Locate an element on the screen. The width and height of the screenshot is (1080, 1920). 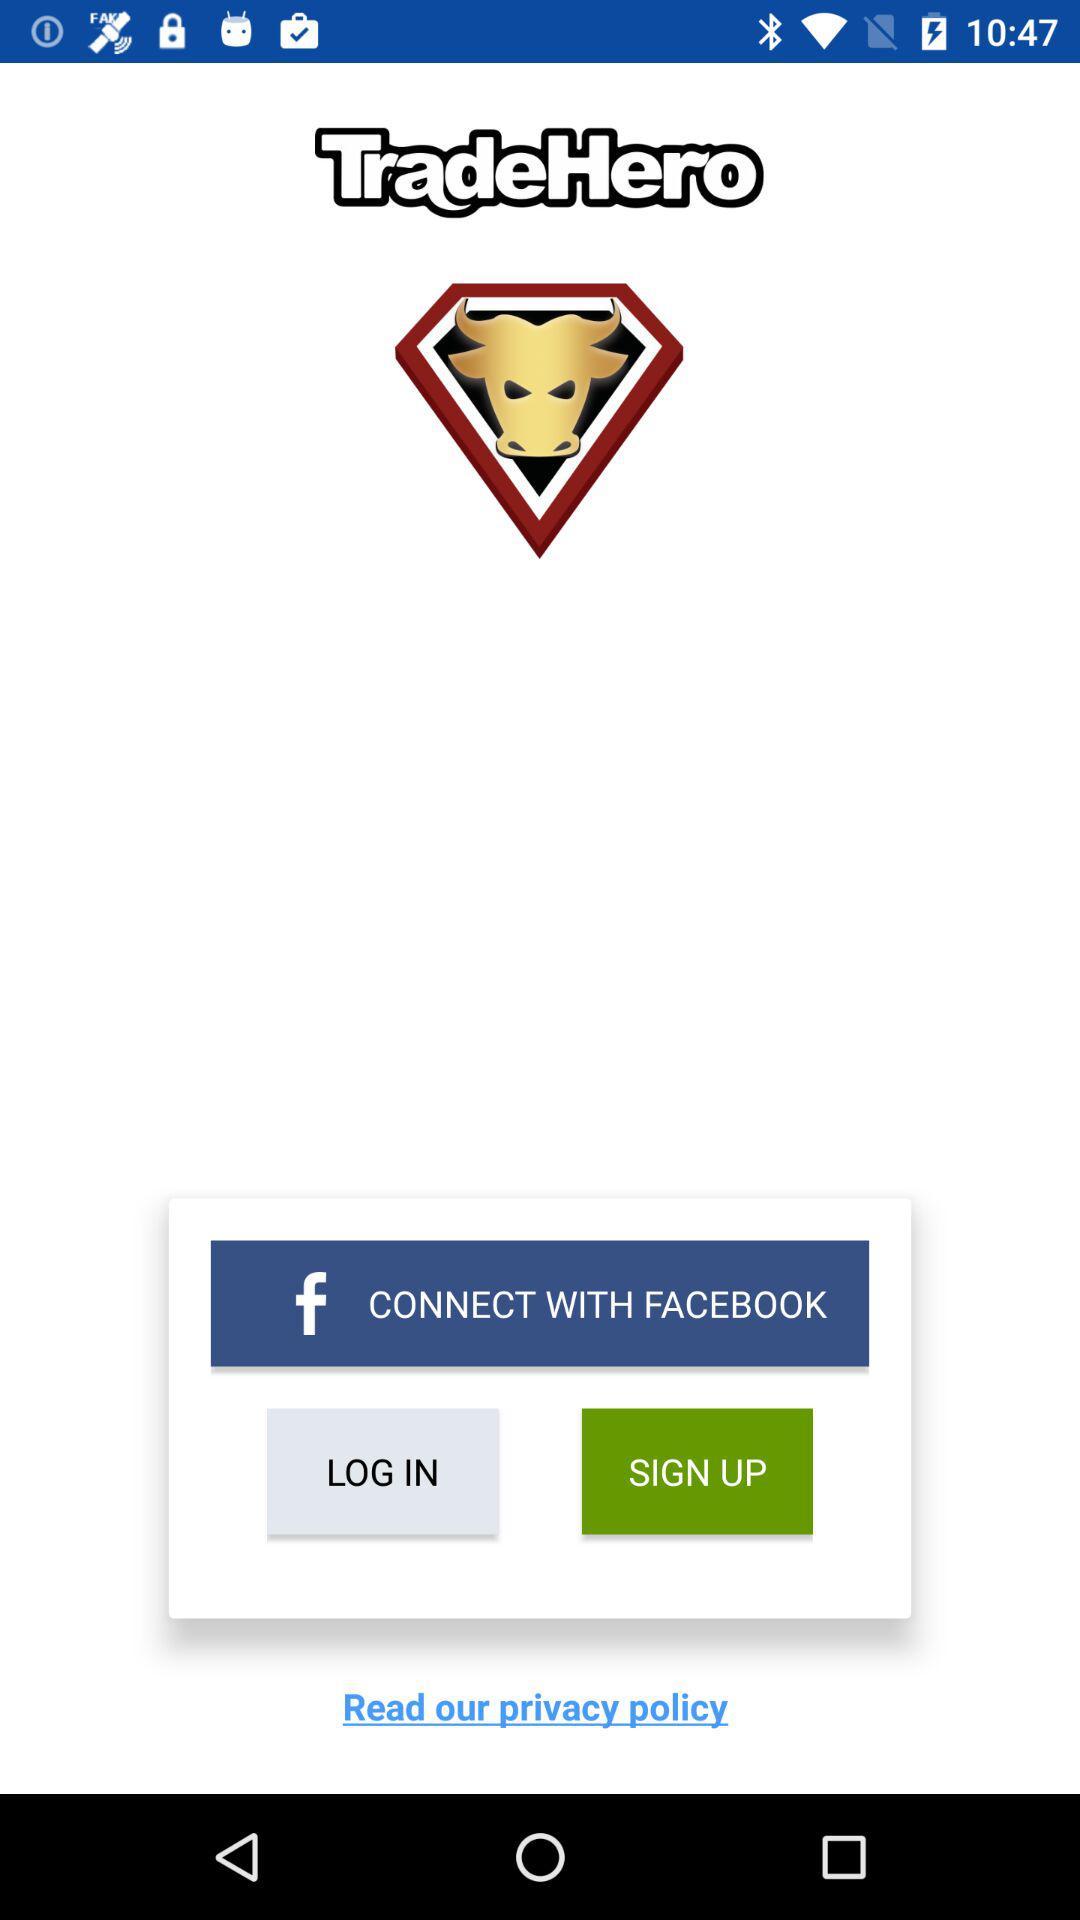
the item above read our privacy item is located at coordinates (382, 1471).